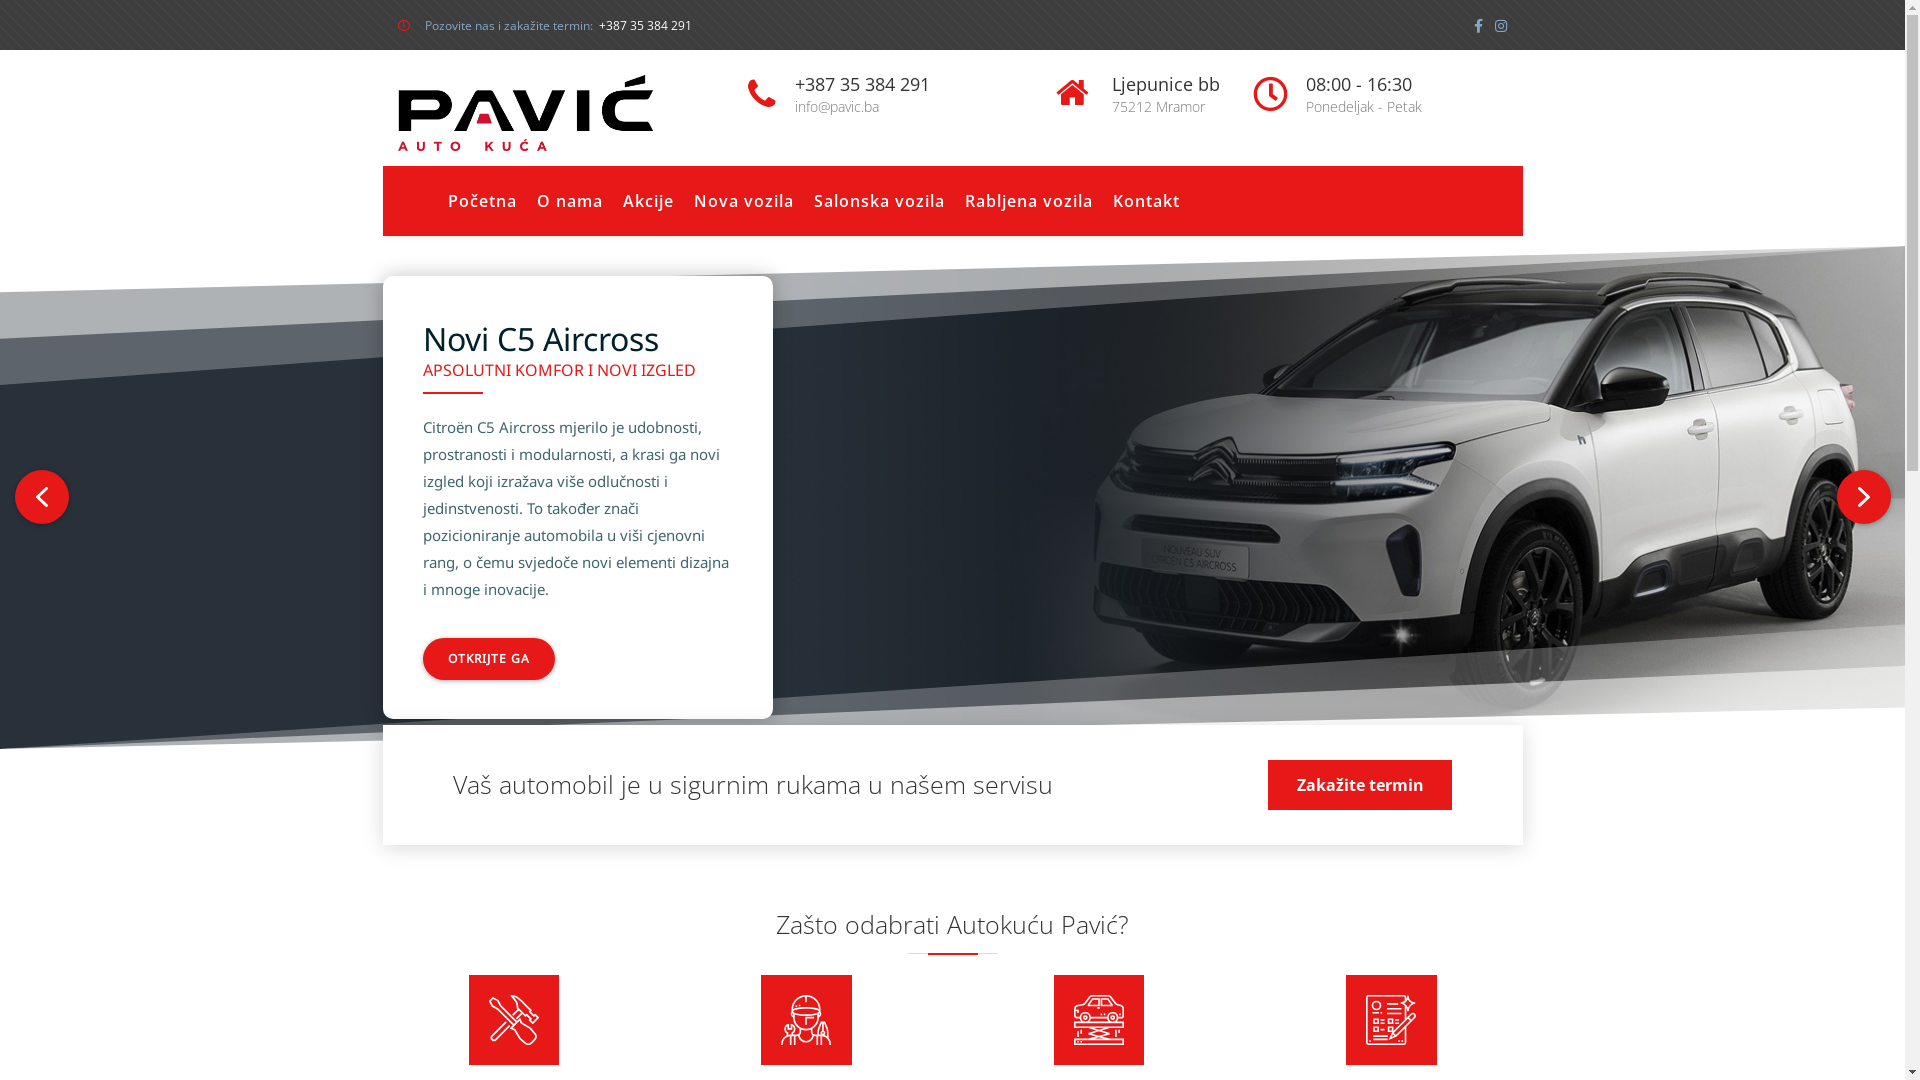 This screenshot has width=1920, height=1080. I want to click on 'facebook', so click(1482, 26).